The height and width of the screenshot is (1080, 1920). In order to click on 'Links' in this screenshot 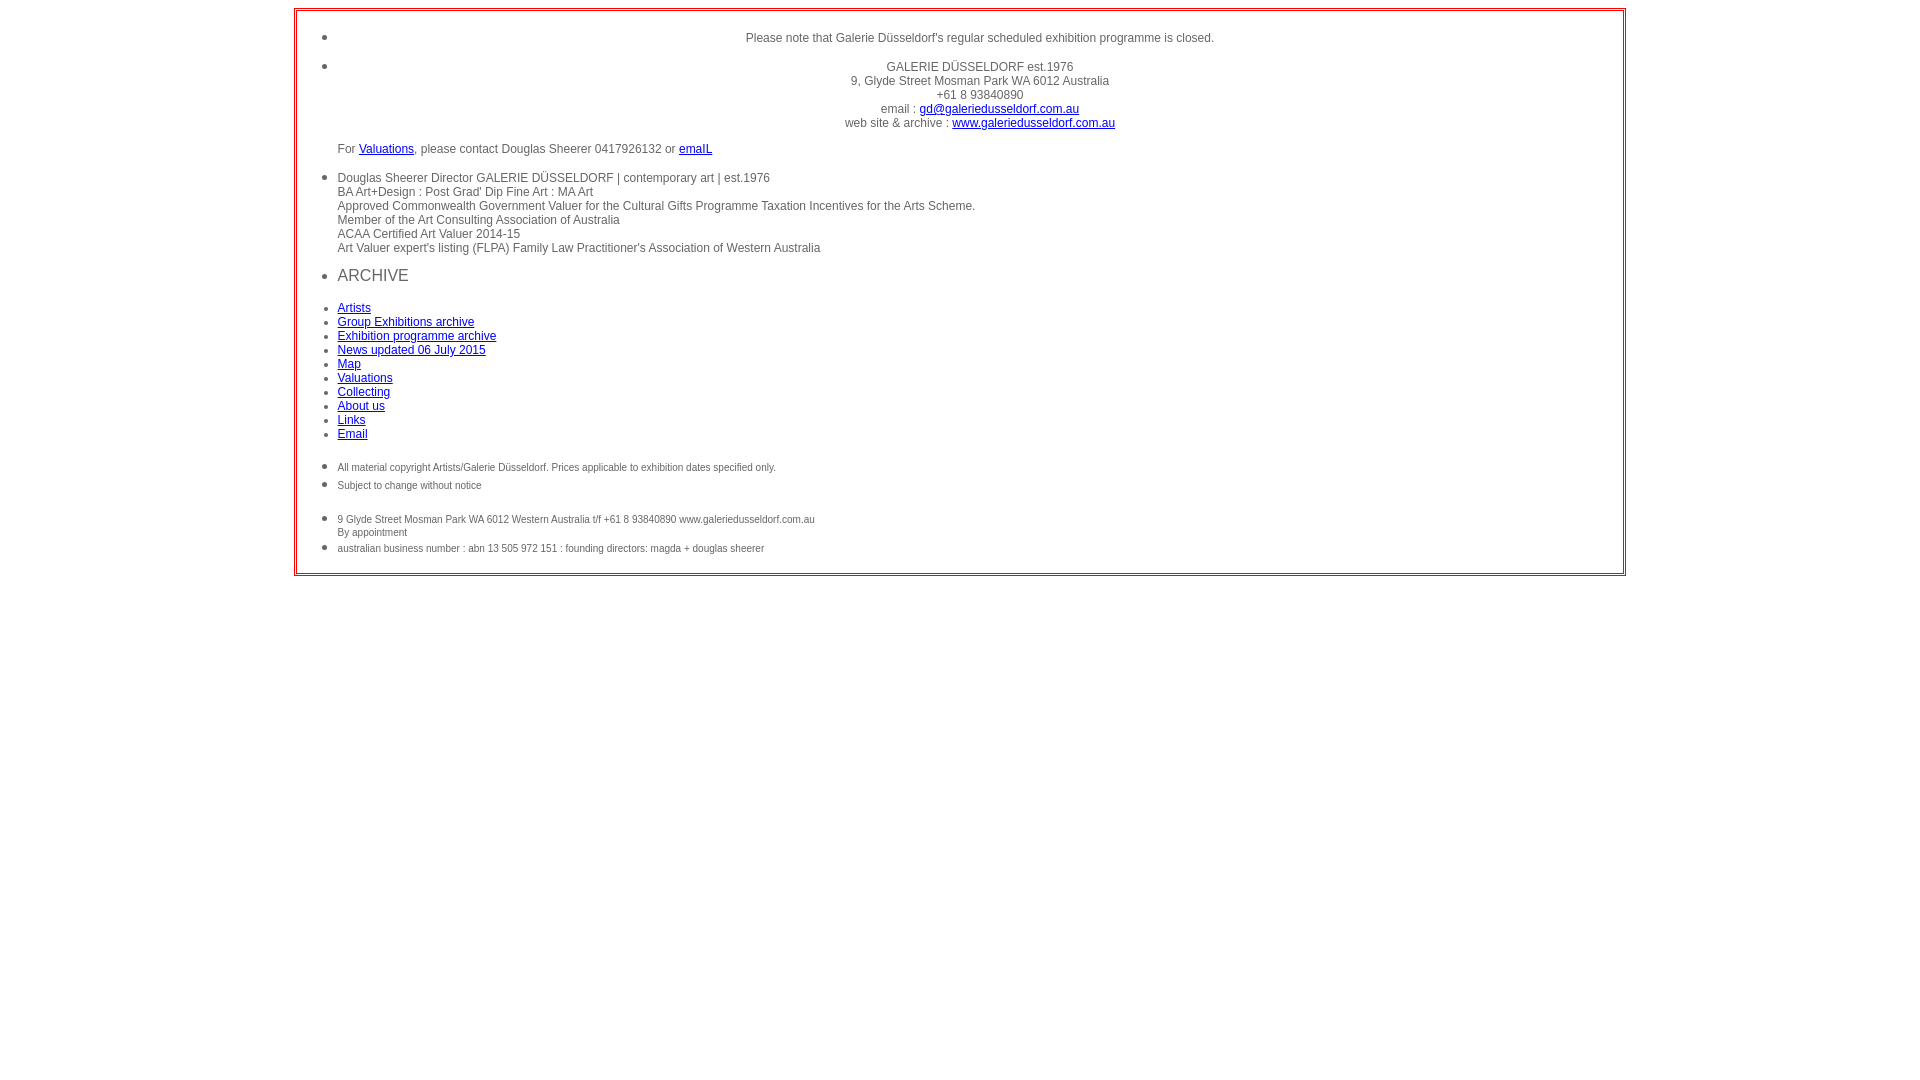, I will do `click(351, 419)`.